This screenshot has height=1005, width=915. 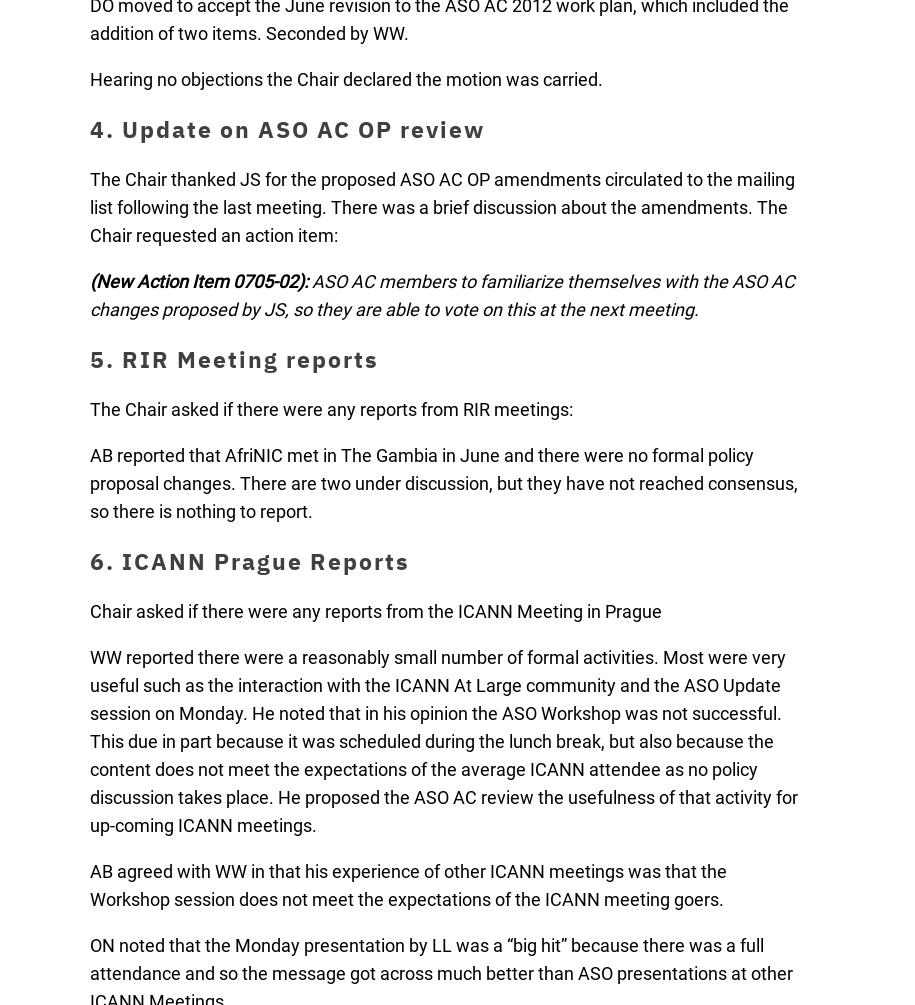 I want to click on 'The Chair thanked JS for the proposed ASO AC OP amendments circulated to the mailing list following the last meeting. There was a brief discussion about the amendments. The Chair requested an action item:', so click(x=89, y=206).